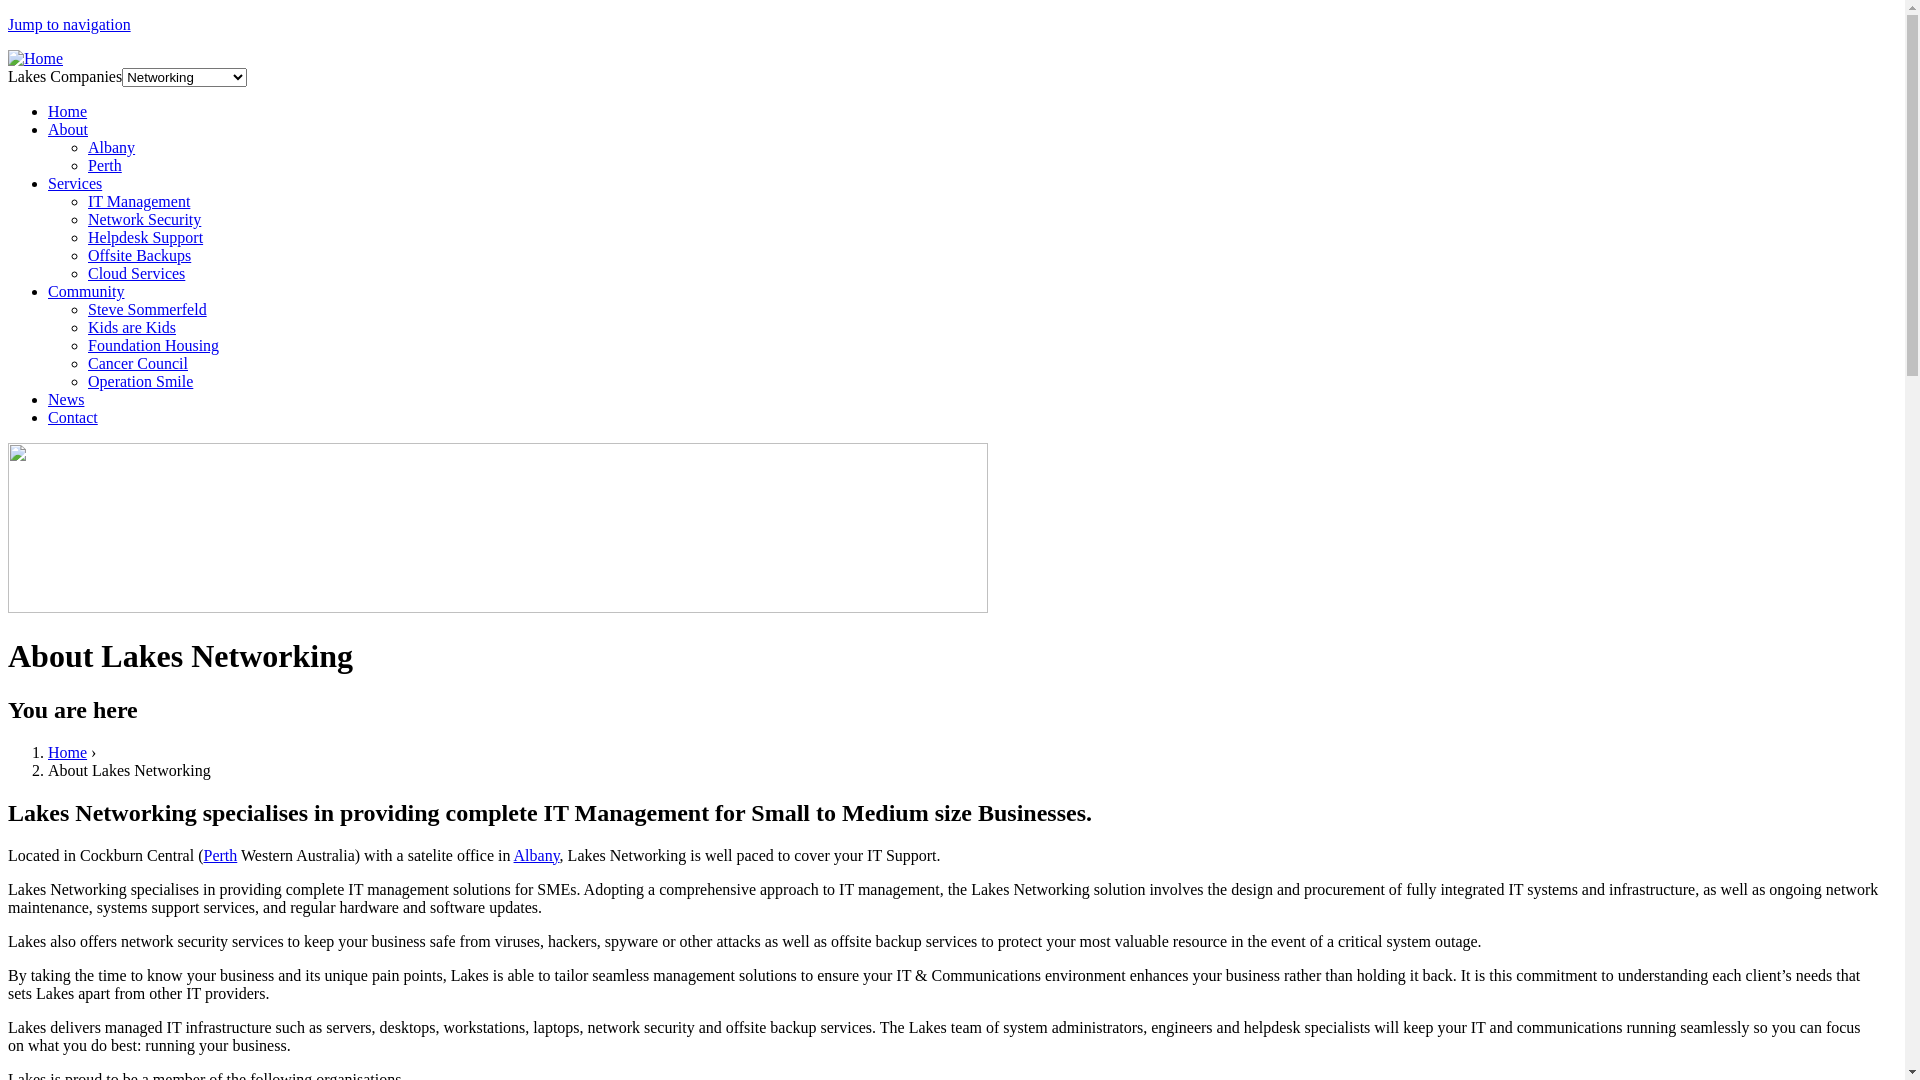  I want to click on 'Helpdesk Support', so click(86, 236).